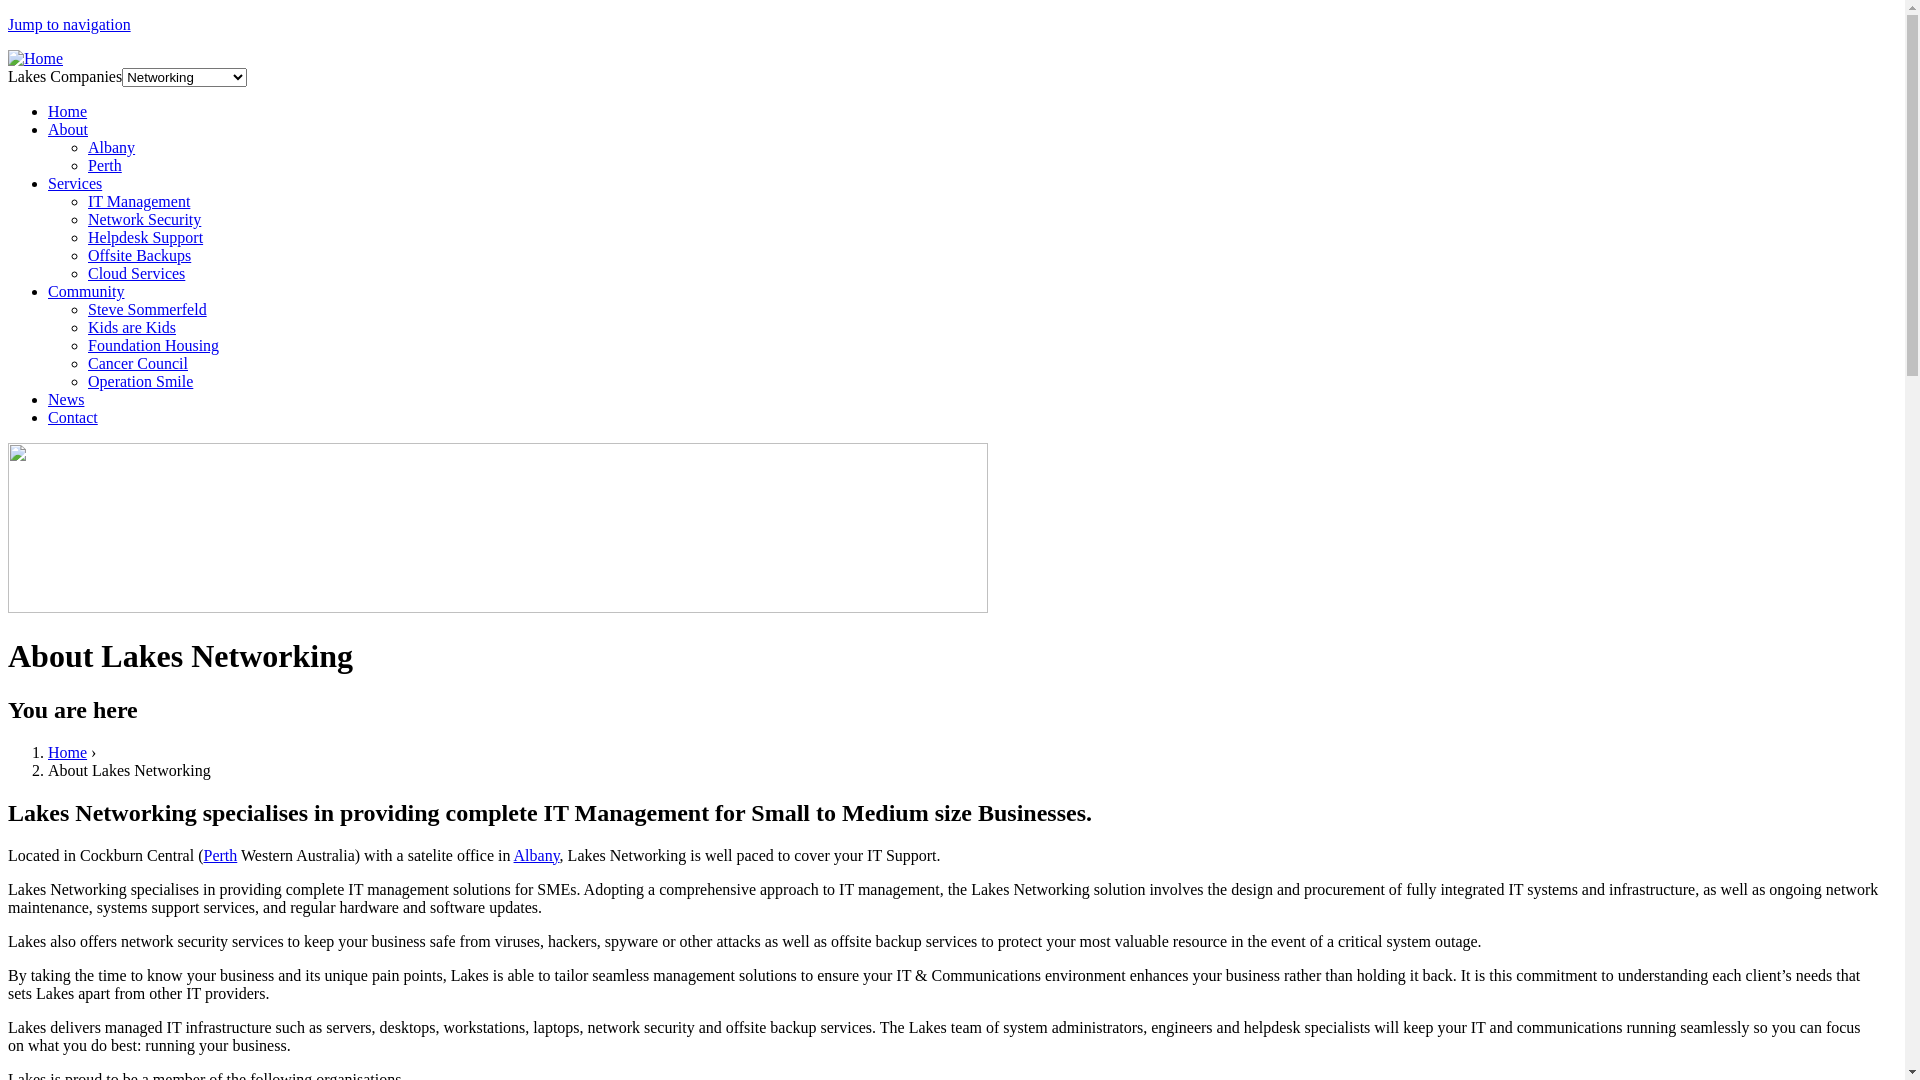  I want to click on 'Helpdesk Support', so click(86, 236).